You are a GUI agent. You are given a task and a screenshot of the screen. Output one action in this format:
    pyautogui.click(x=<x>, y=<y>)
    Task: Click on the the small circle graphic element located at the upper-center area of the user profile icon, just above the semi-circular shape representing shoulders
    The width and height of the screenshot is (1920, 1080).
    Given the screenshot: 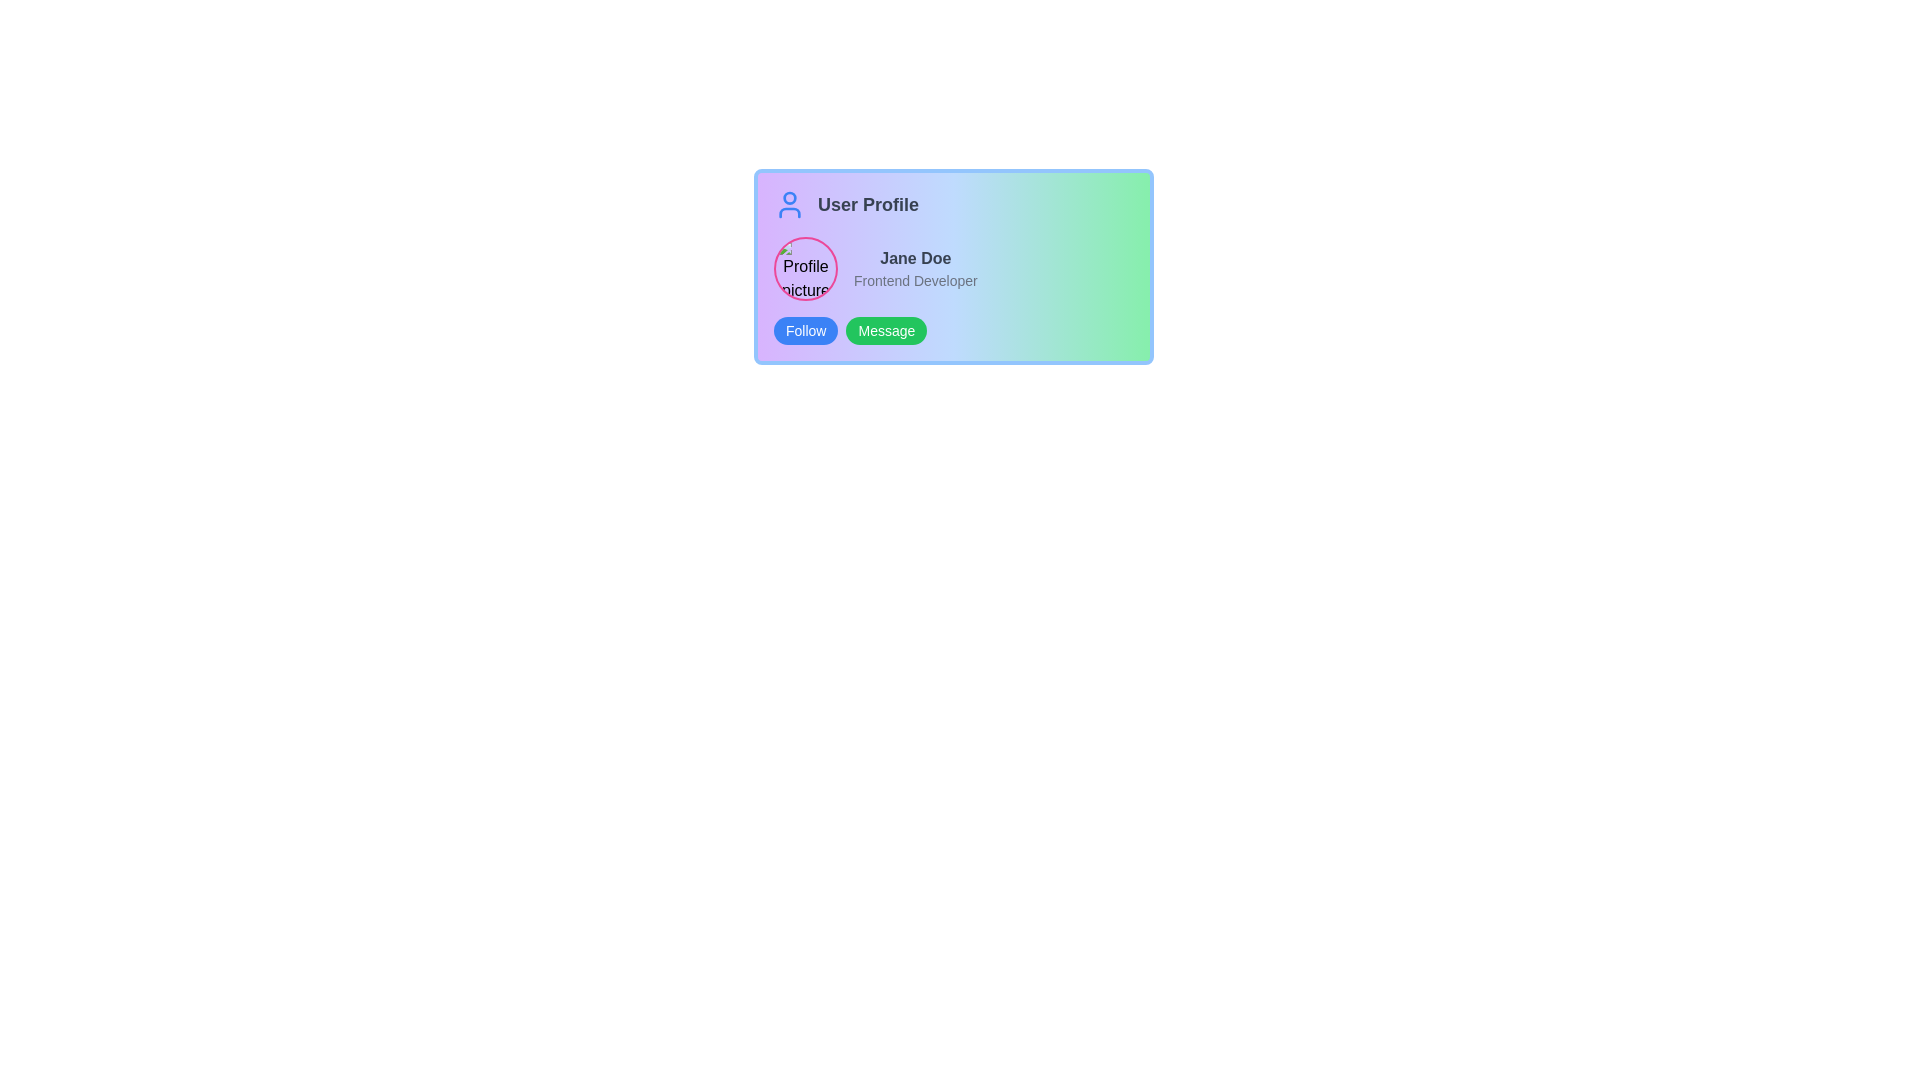 What is the action you would take?
    pyautogui.click(x=789, y=197)
    